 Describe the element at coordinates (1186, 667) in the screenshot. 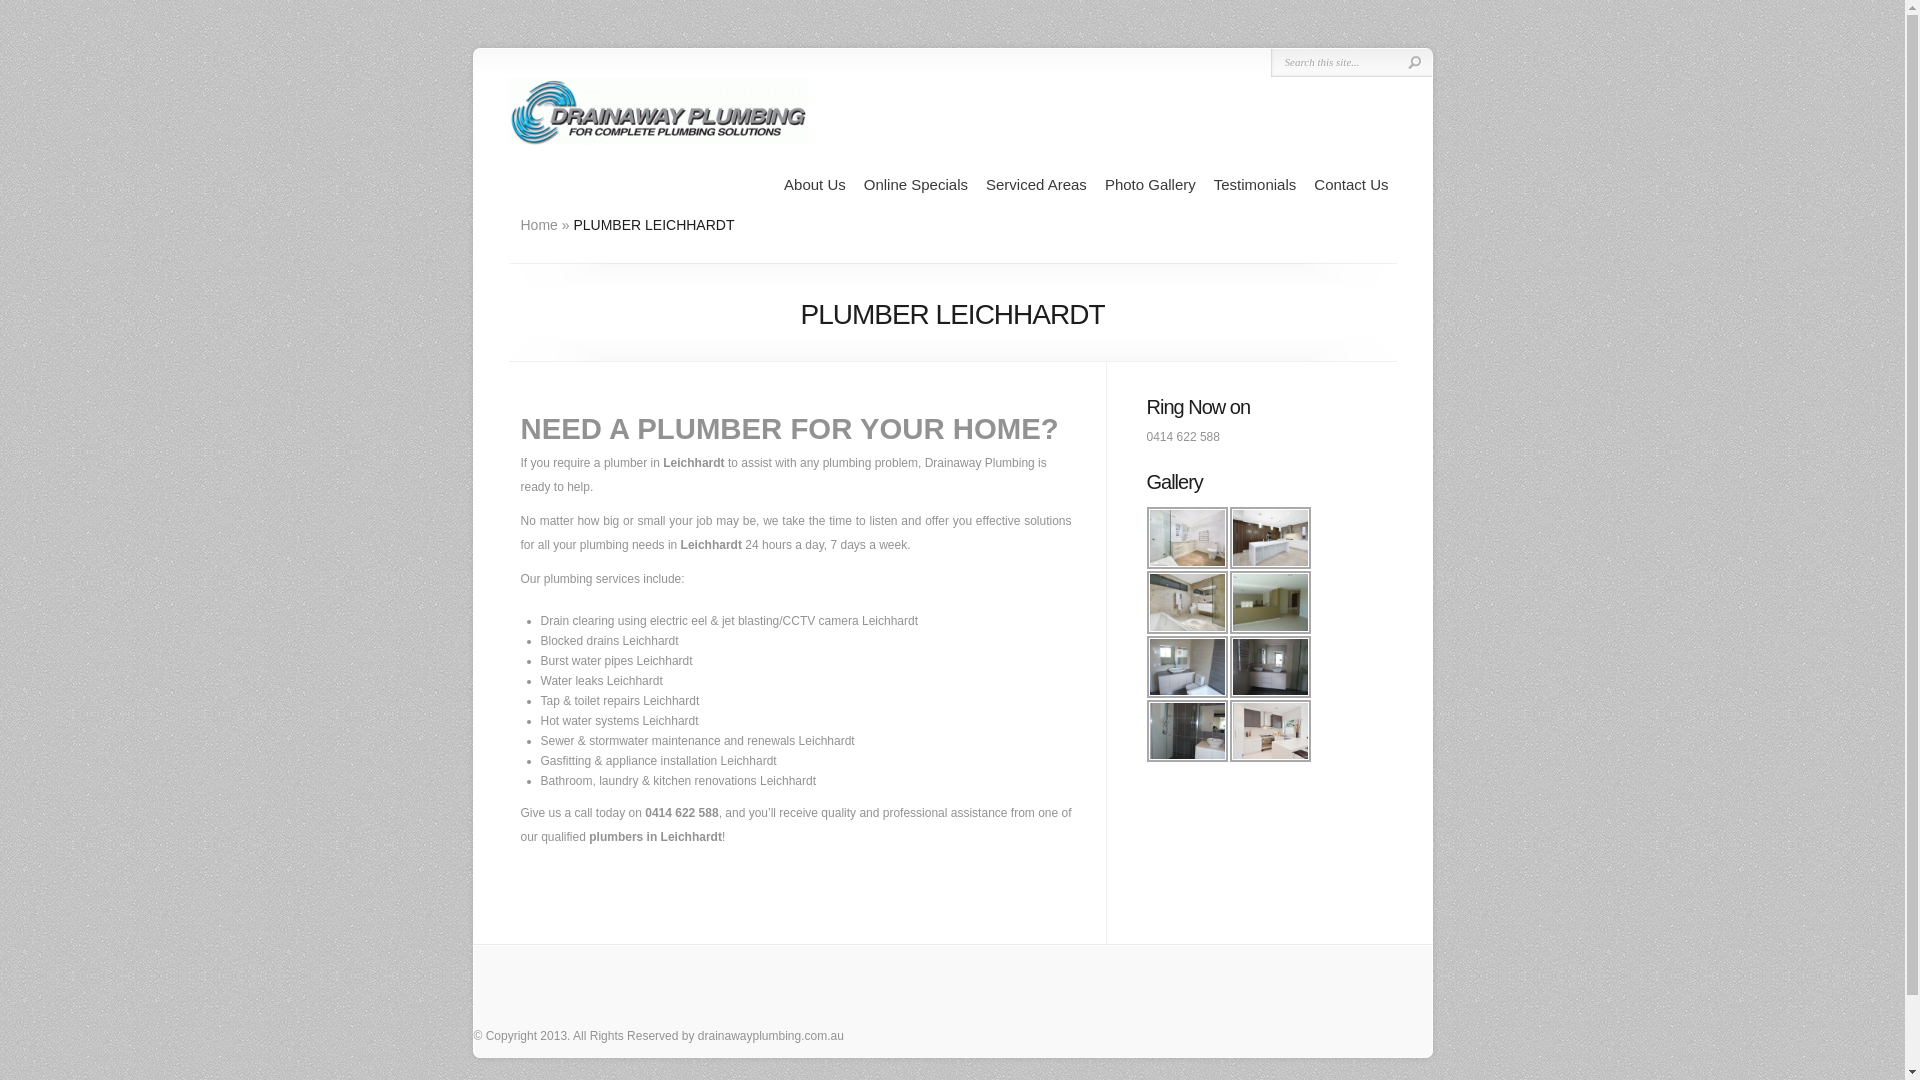

I see `'p1000441'` at that location.